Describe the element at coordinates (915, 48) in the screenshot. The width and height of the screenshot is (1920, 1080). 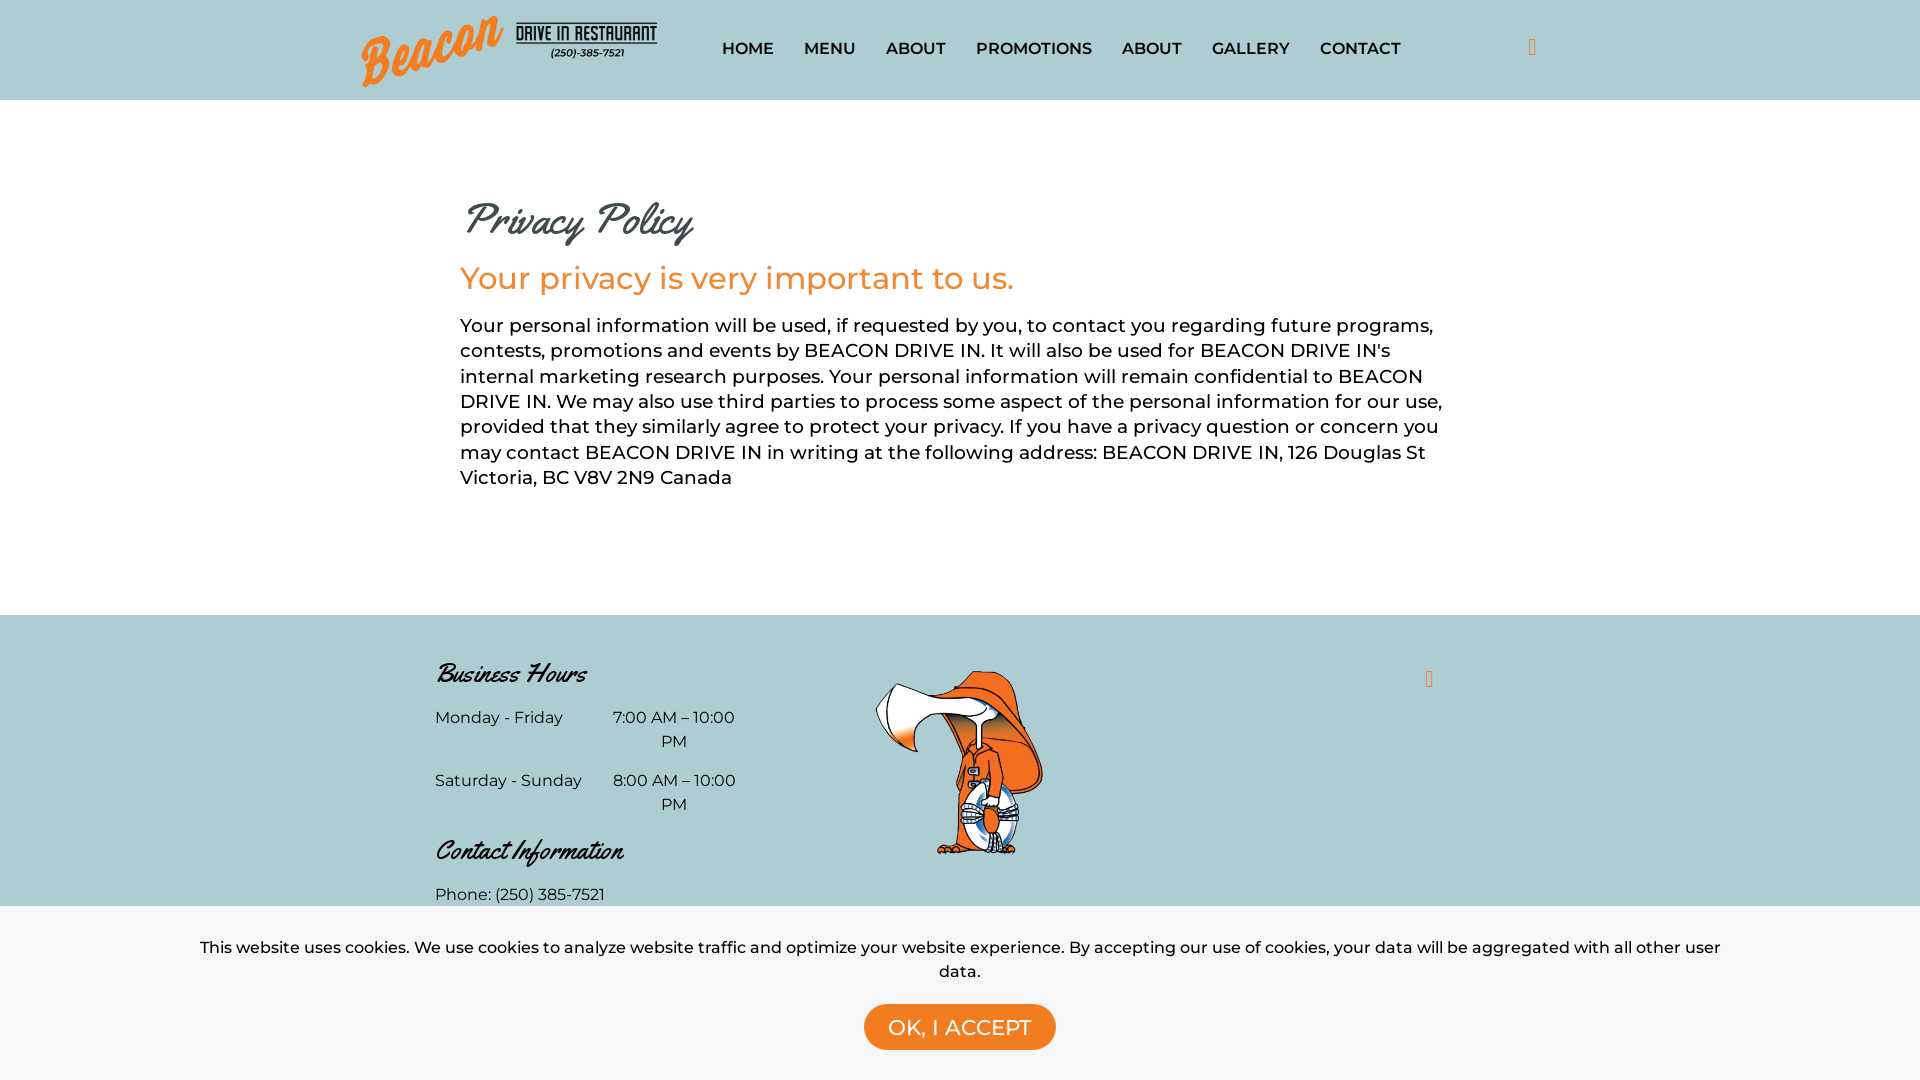
I see `'ABOUT'` at that location.